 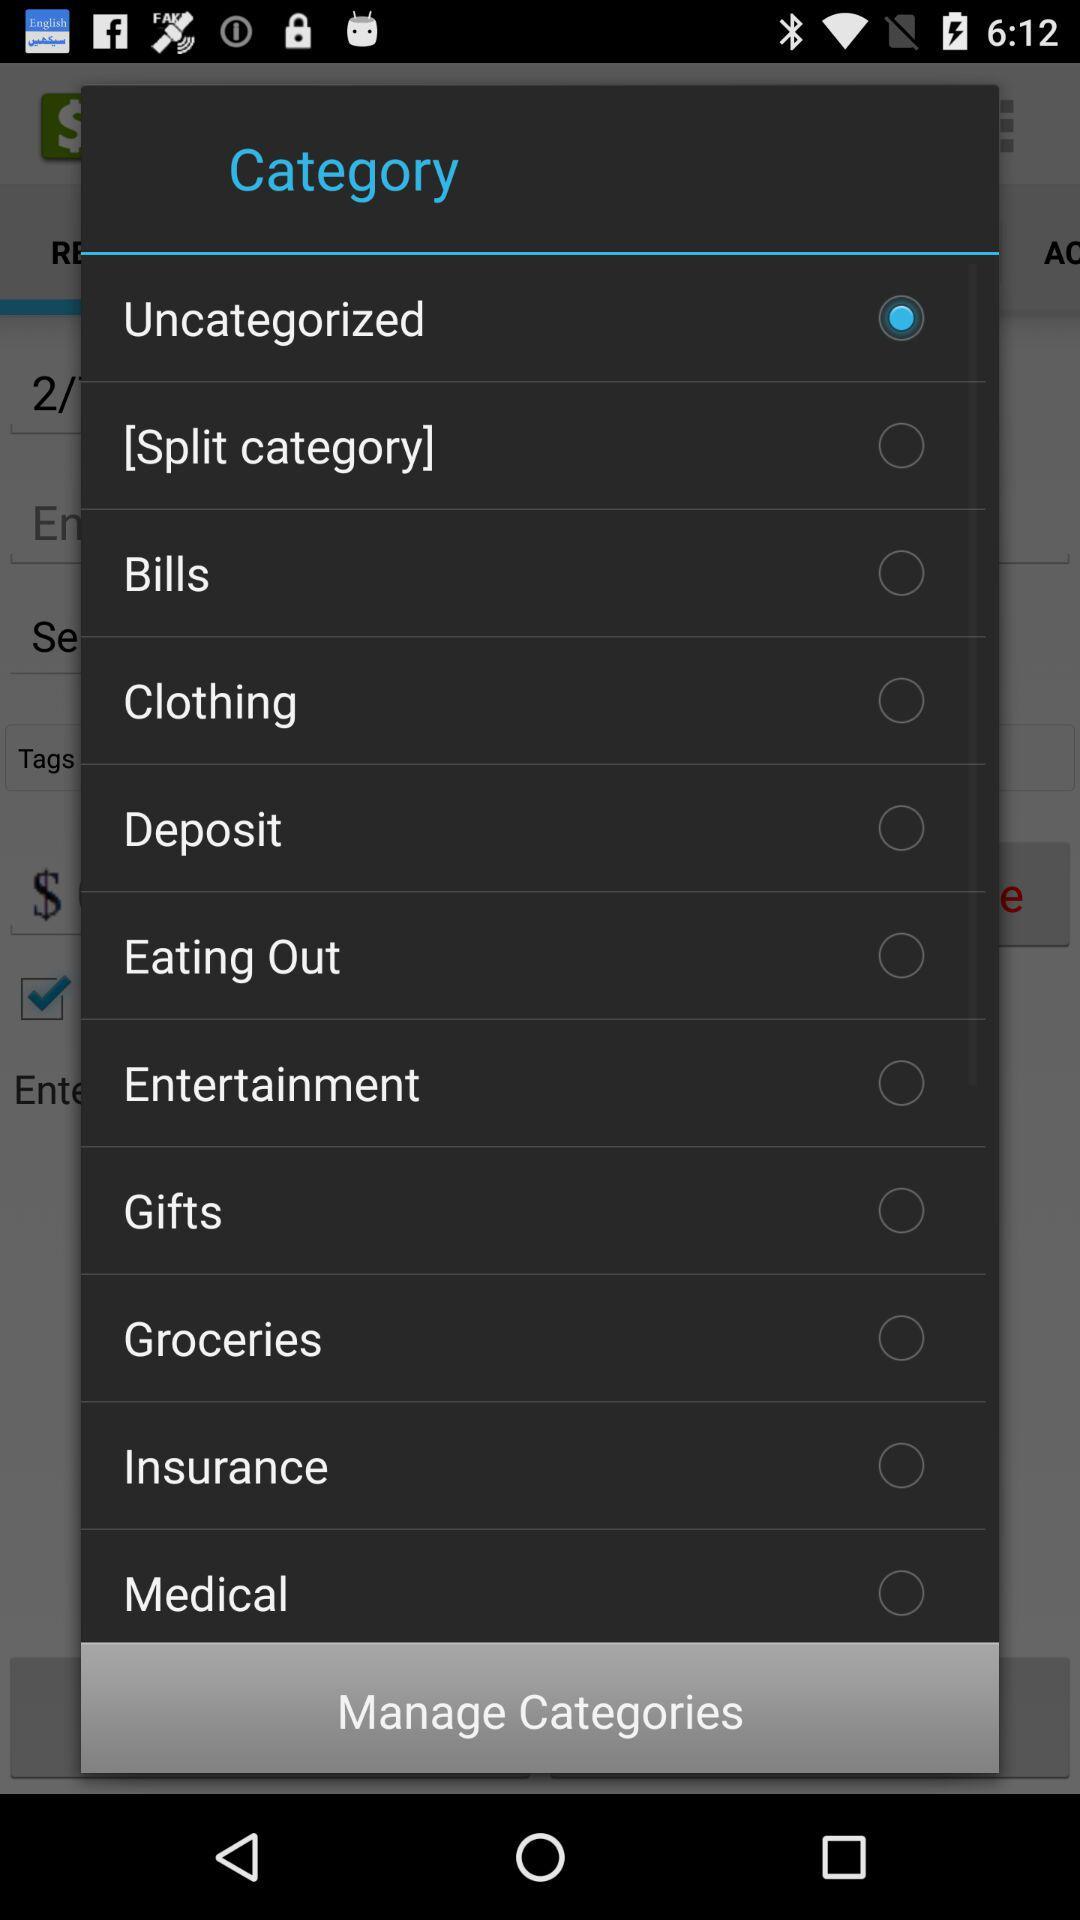 What do you see at coordinates (532, 571) in the screenshot?
I see `the icon below the [split category] icon` at bounding box center [532, 571].